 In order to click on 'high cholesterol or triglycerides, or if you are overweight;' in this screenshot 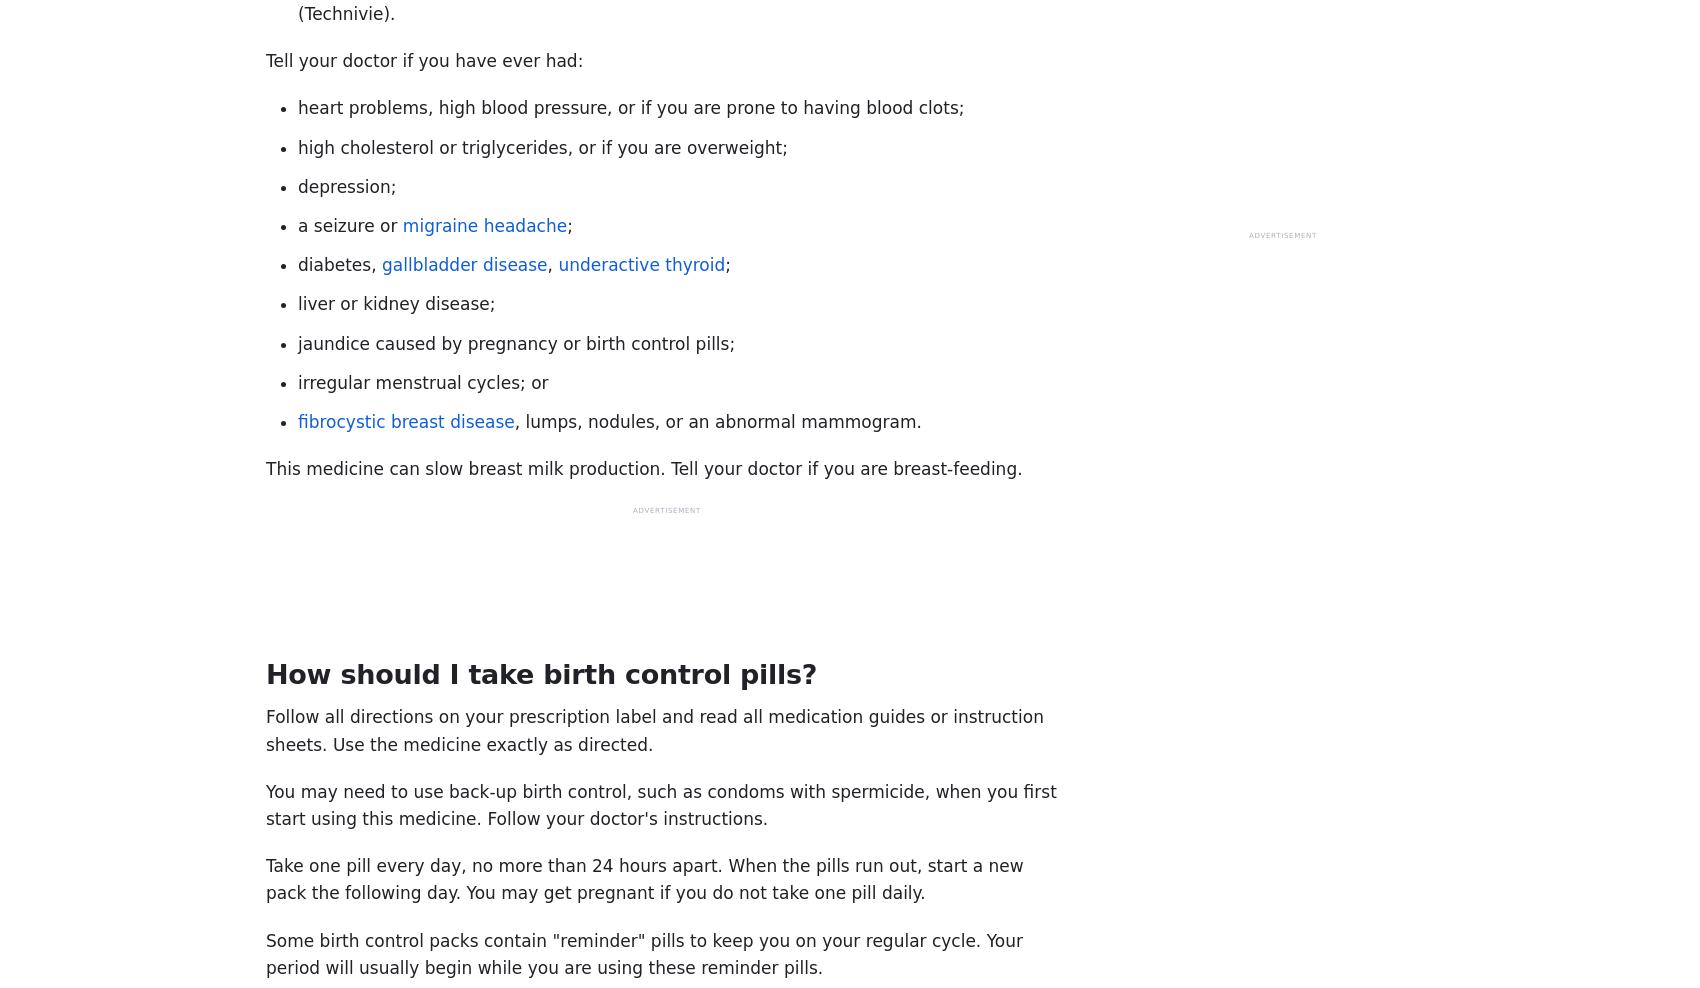, I will do `click(298, 146)`.